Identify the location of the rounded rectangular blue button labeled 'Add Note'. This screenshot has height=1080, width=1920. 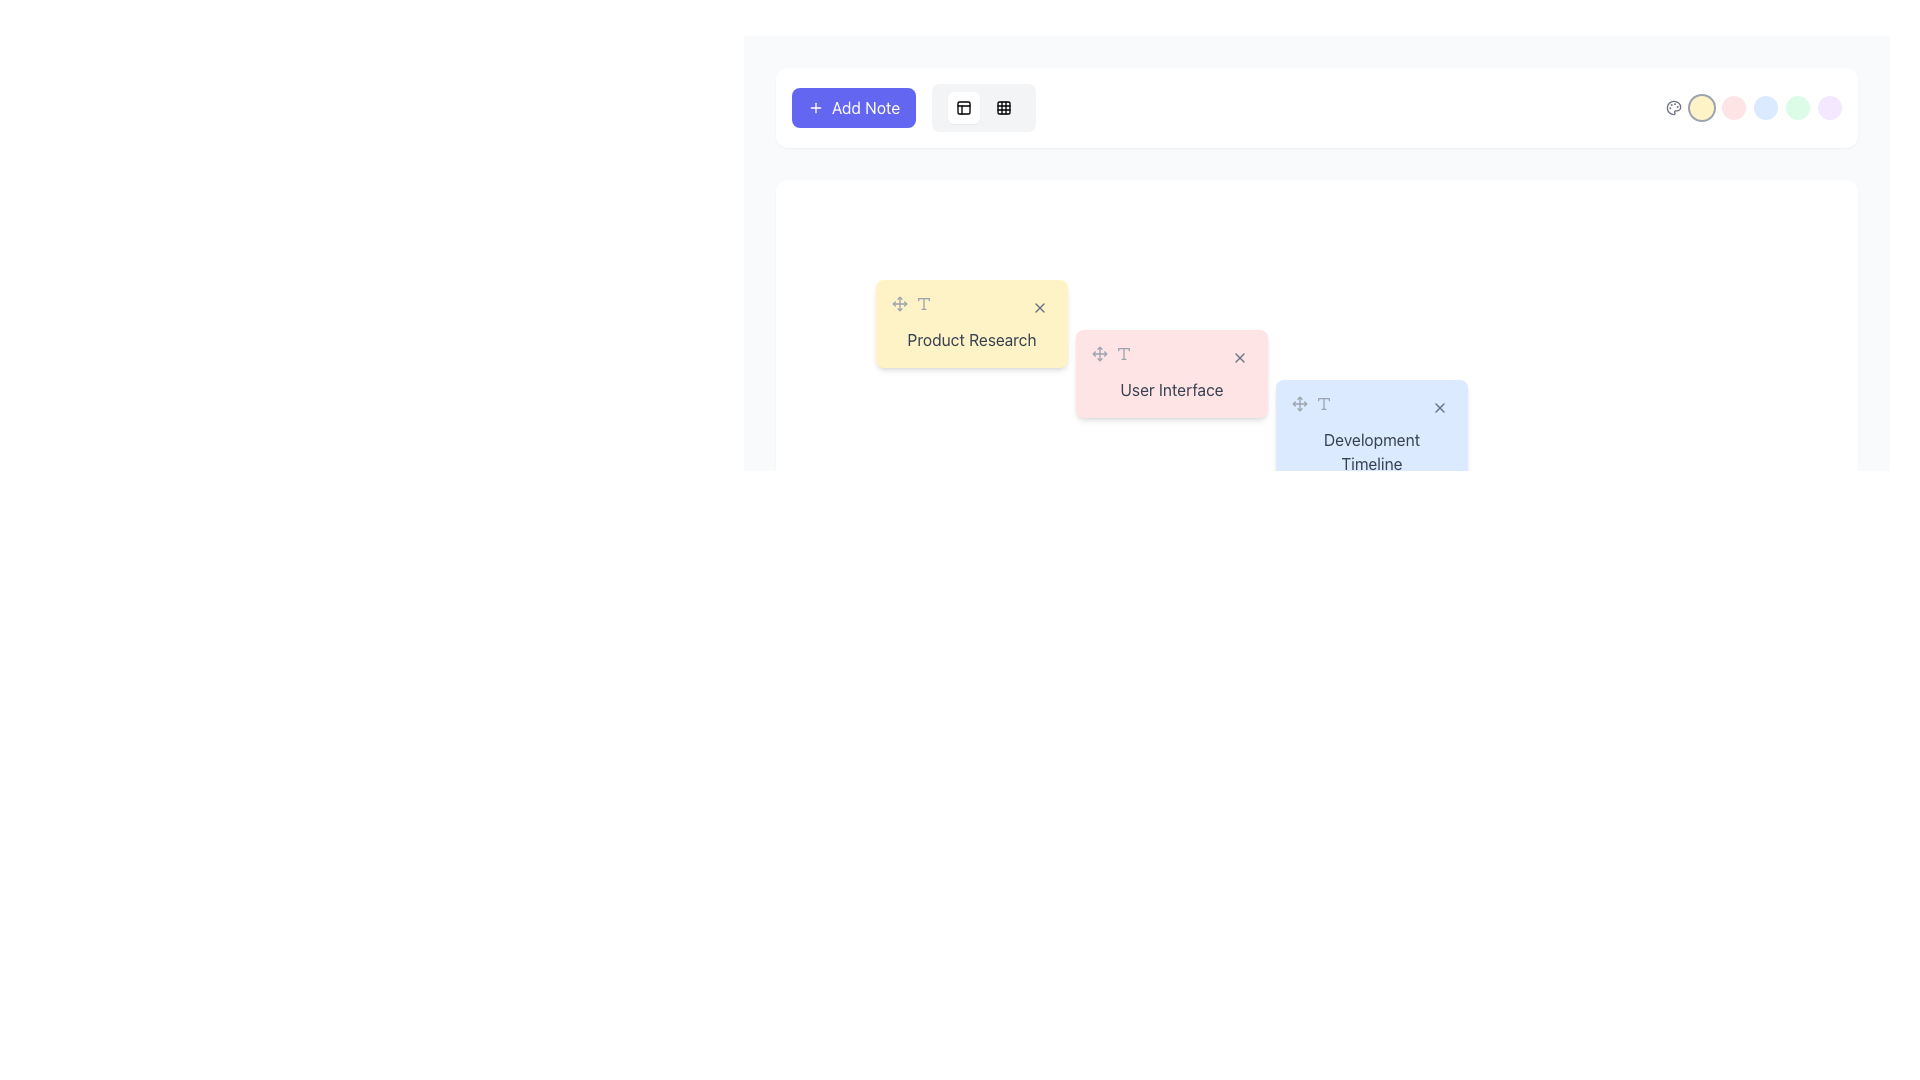
(854, 108).